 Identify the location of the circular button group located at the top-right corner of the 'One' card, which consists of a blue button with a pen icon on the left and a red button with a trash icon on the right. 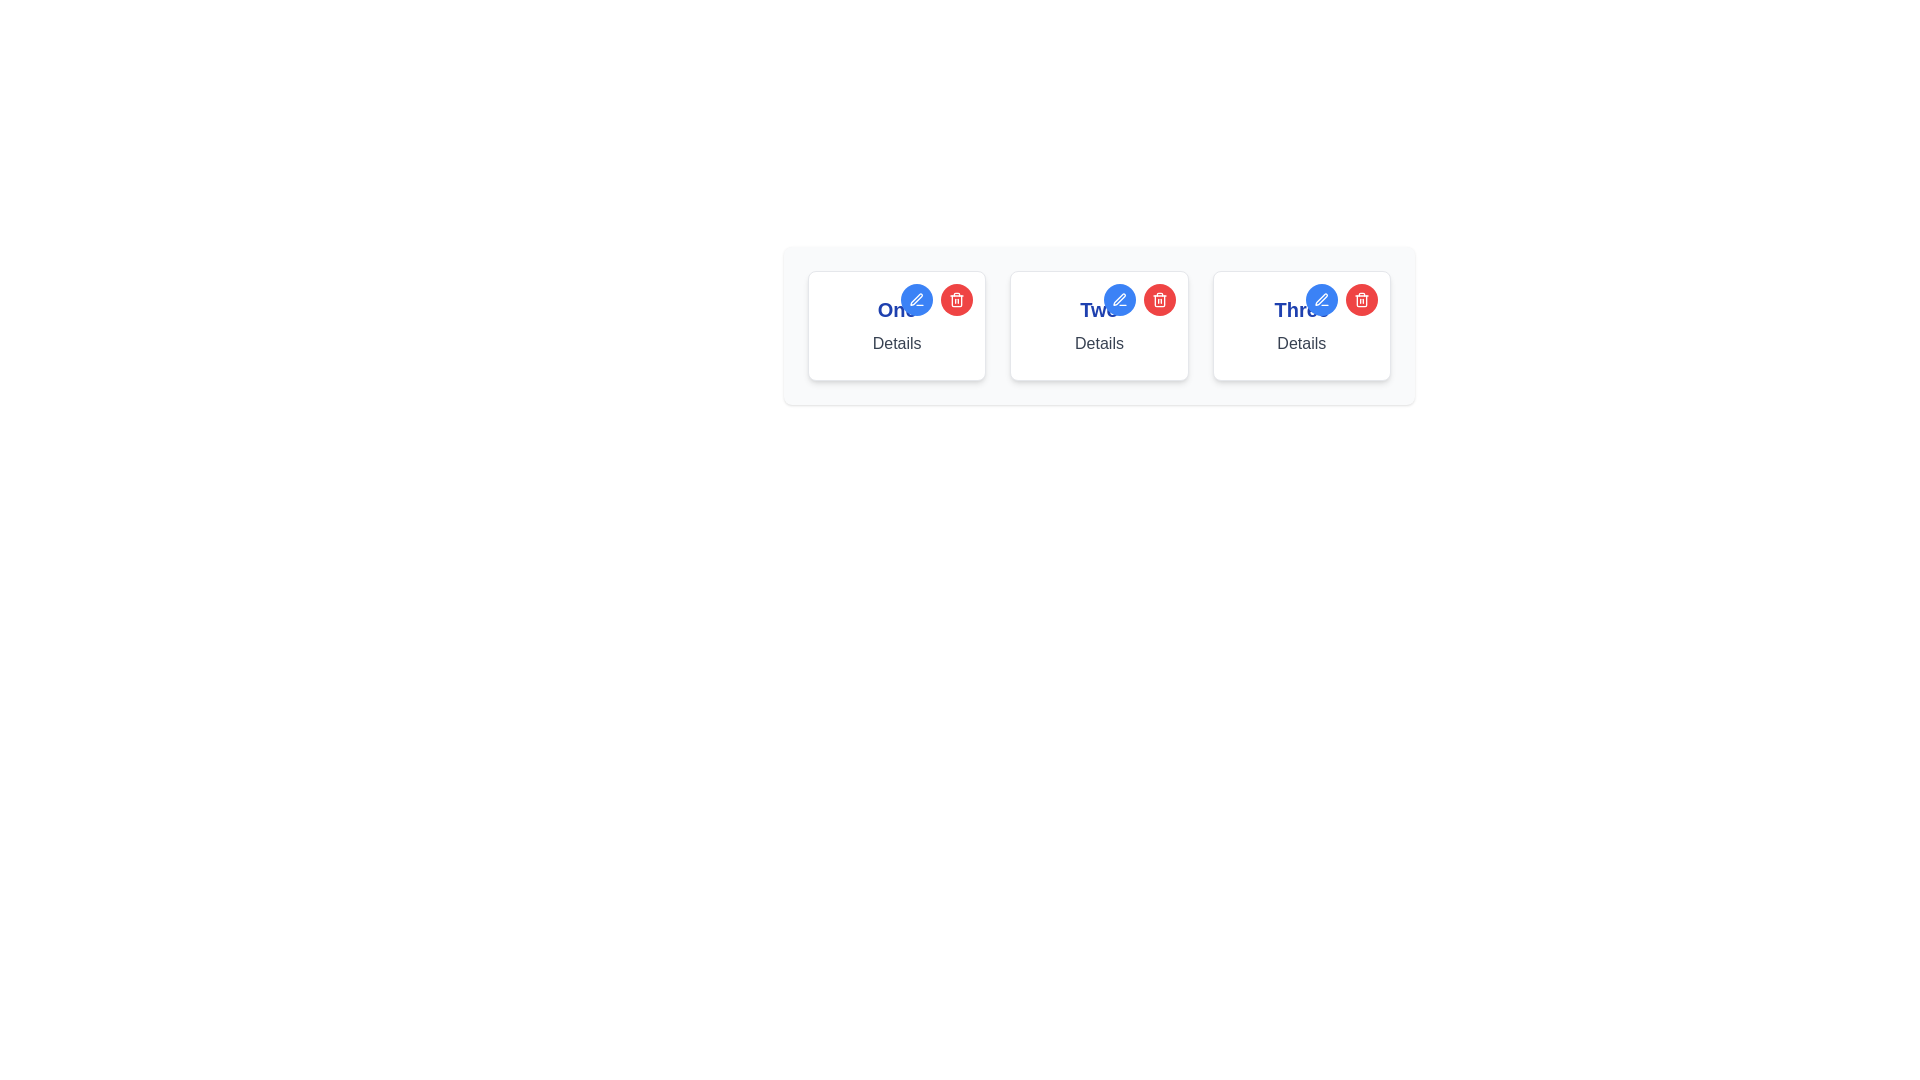
(936, 300).